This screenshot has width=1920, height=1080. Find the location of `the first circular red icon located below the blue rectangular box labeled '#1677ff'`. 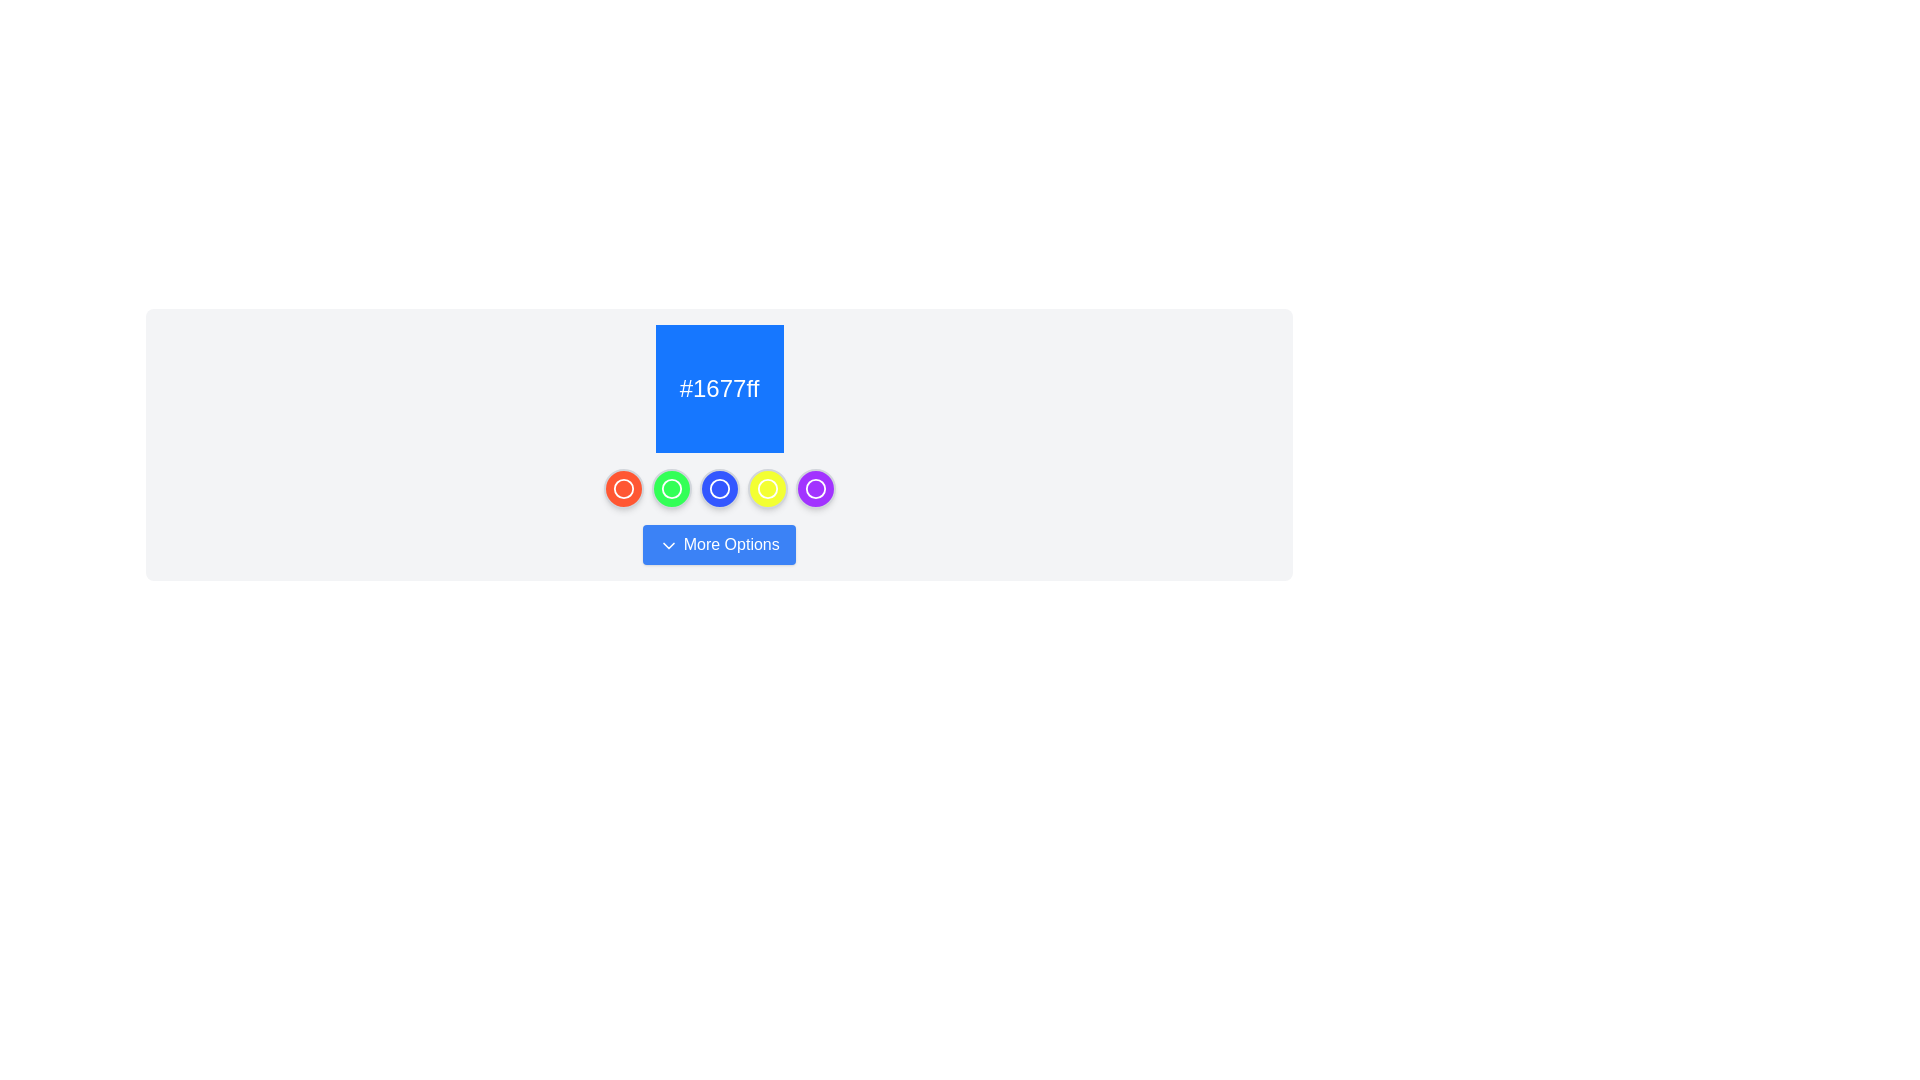

the first circular red icon located below the blue rectangular box labeled '#1677ff' is located at coordinates (622, 489).